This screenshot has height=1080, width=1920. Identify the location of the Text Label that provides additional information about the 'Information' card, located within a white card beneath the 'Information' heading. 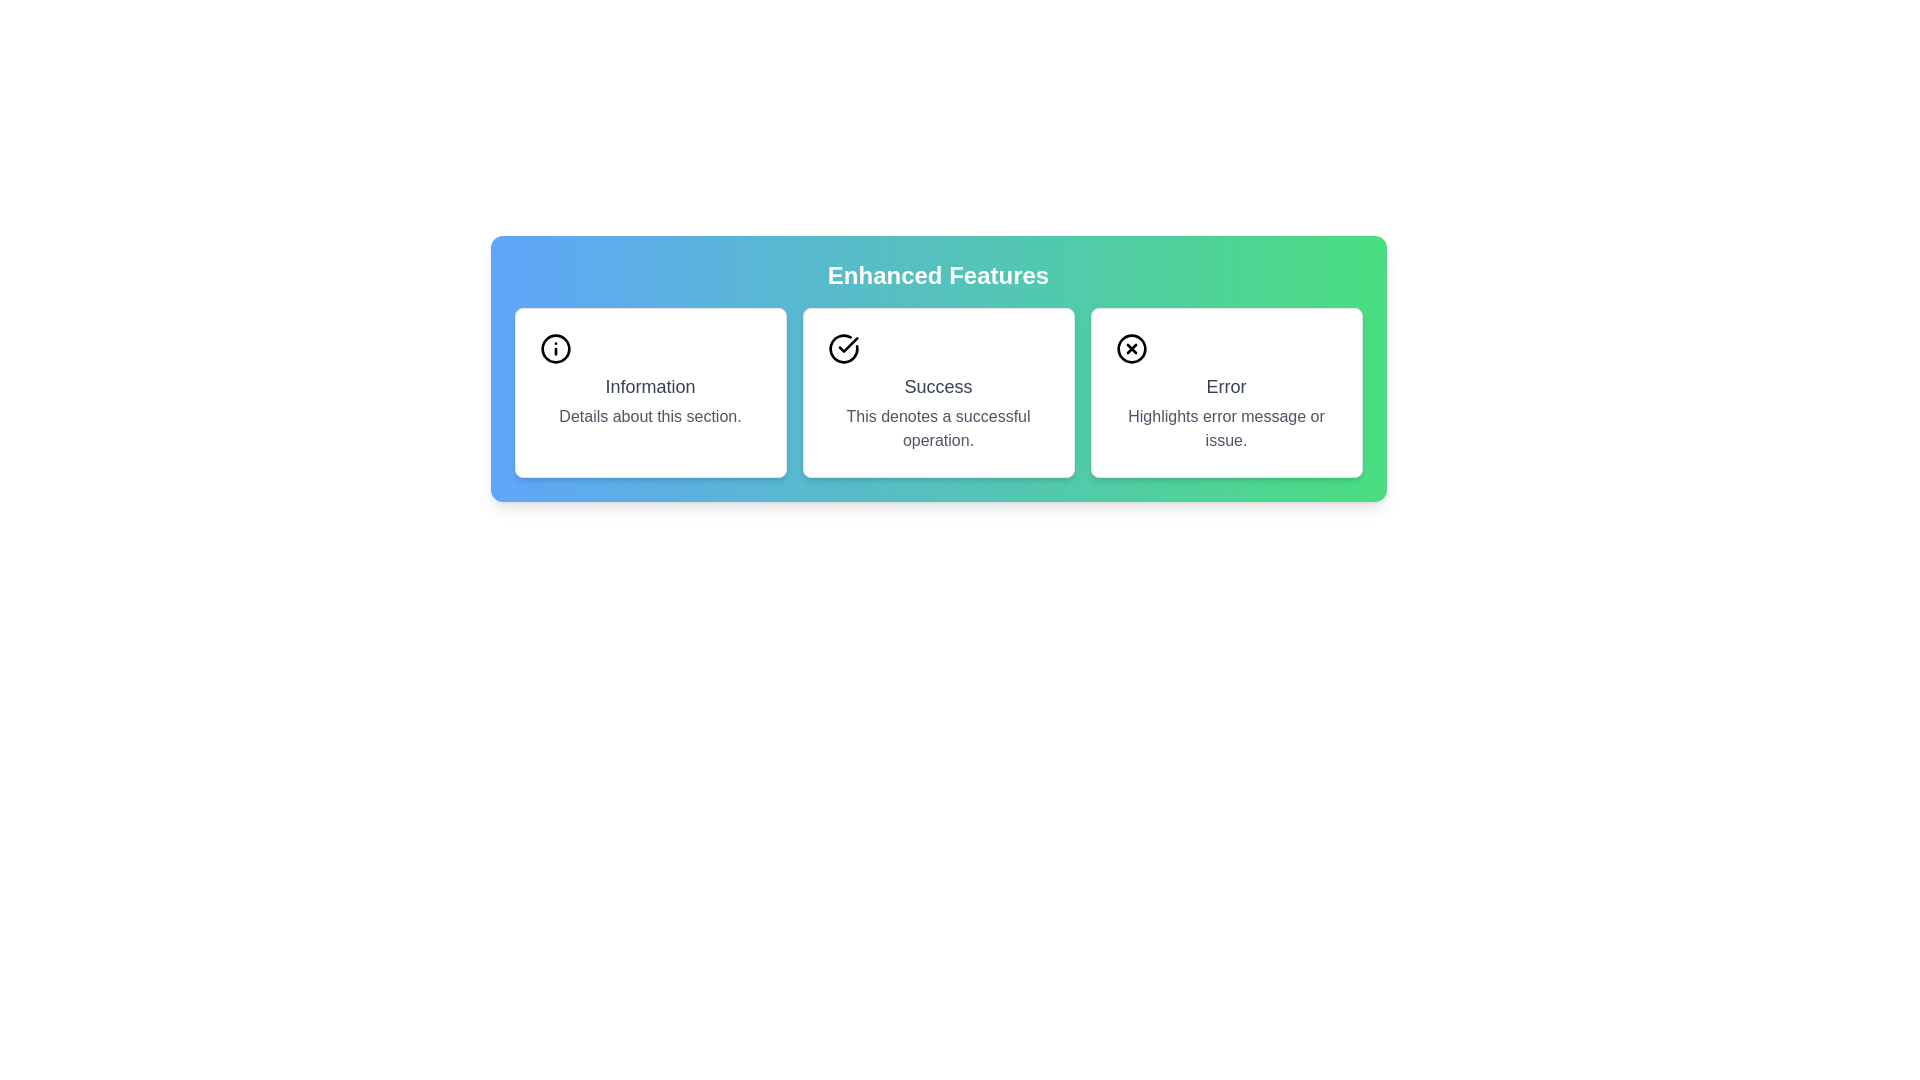
(650, 415).